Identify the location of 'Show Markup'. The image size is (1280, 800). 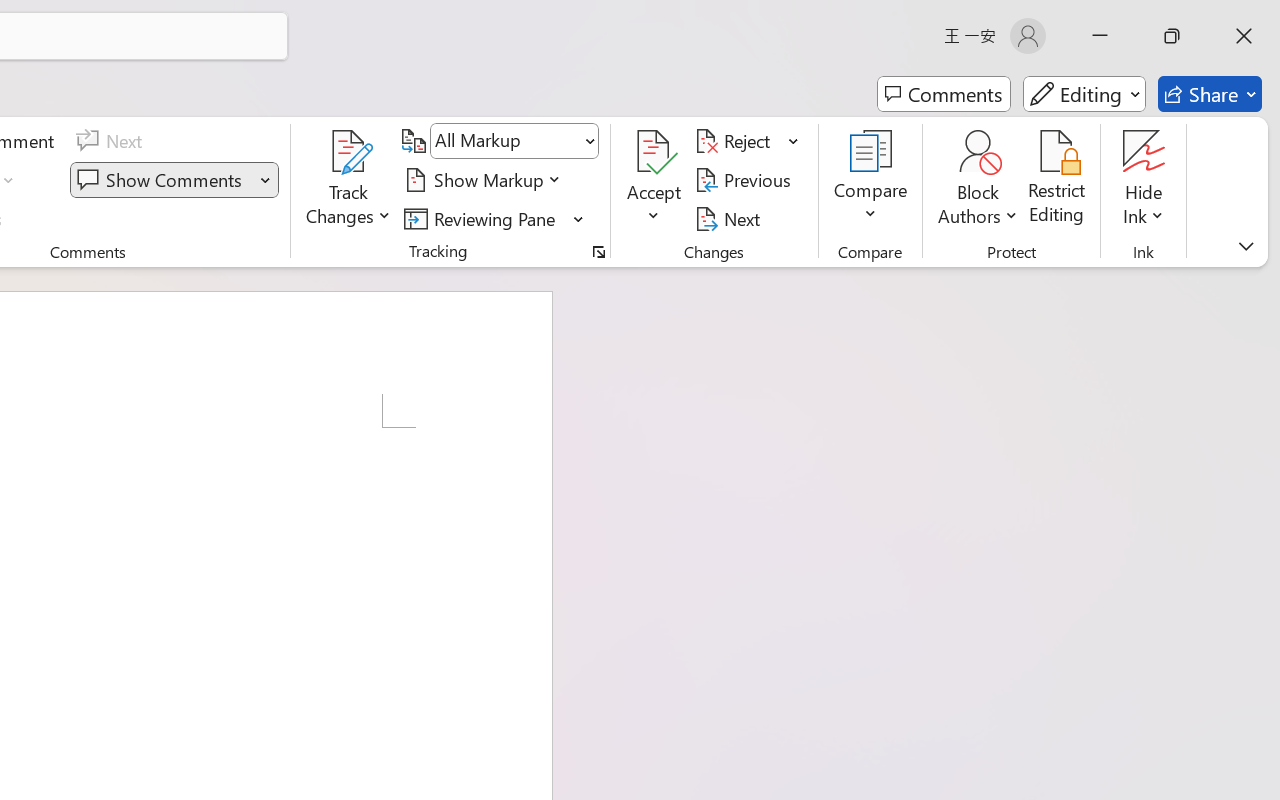
(485, 179).